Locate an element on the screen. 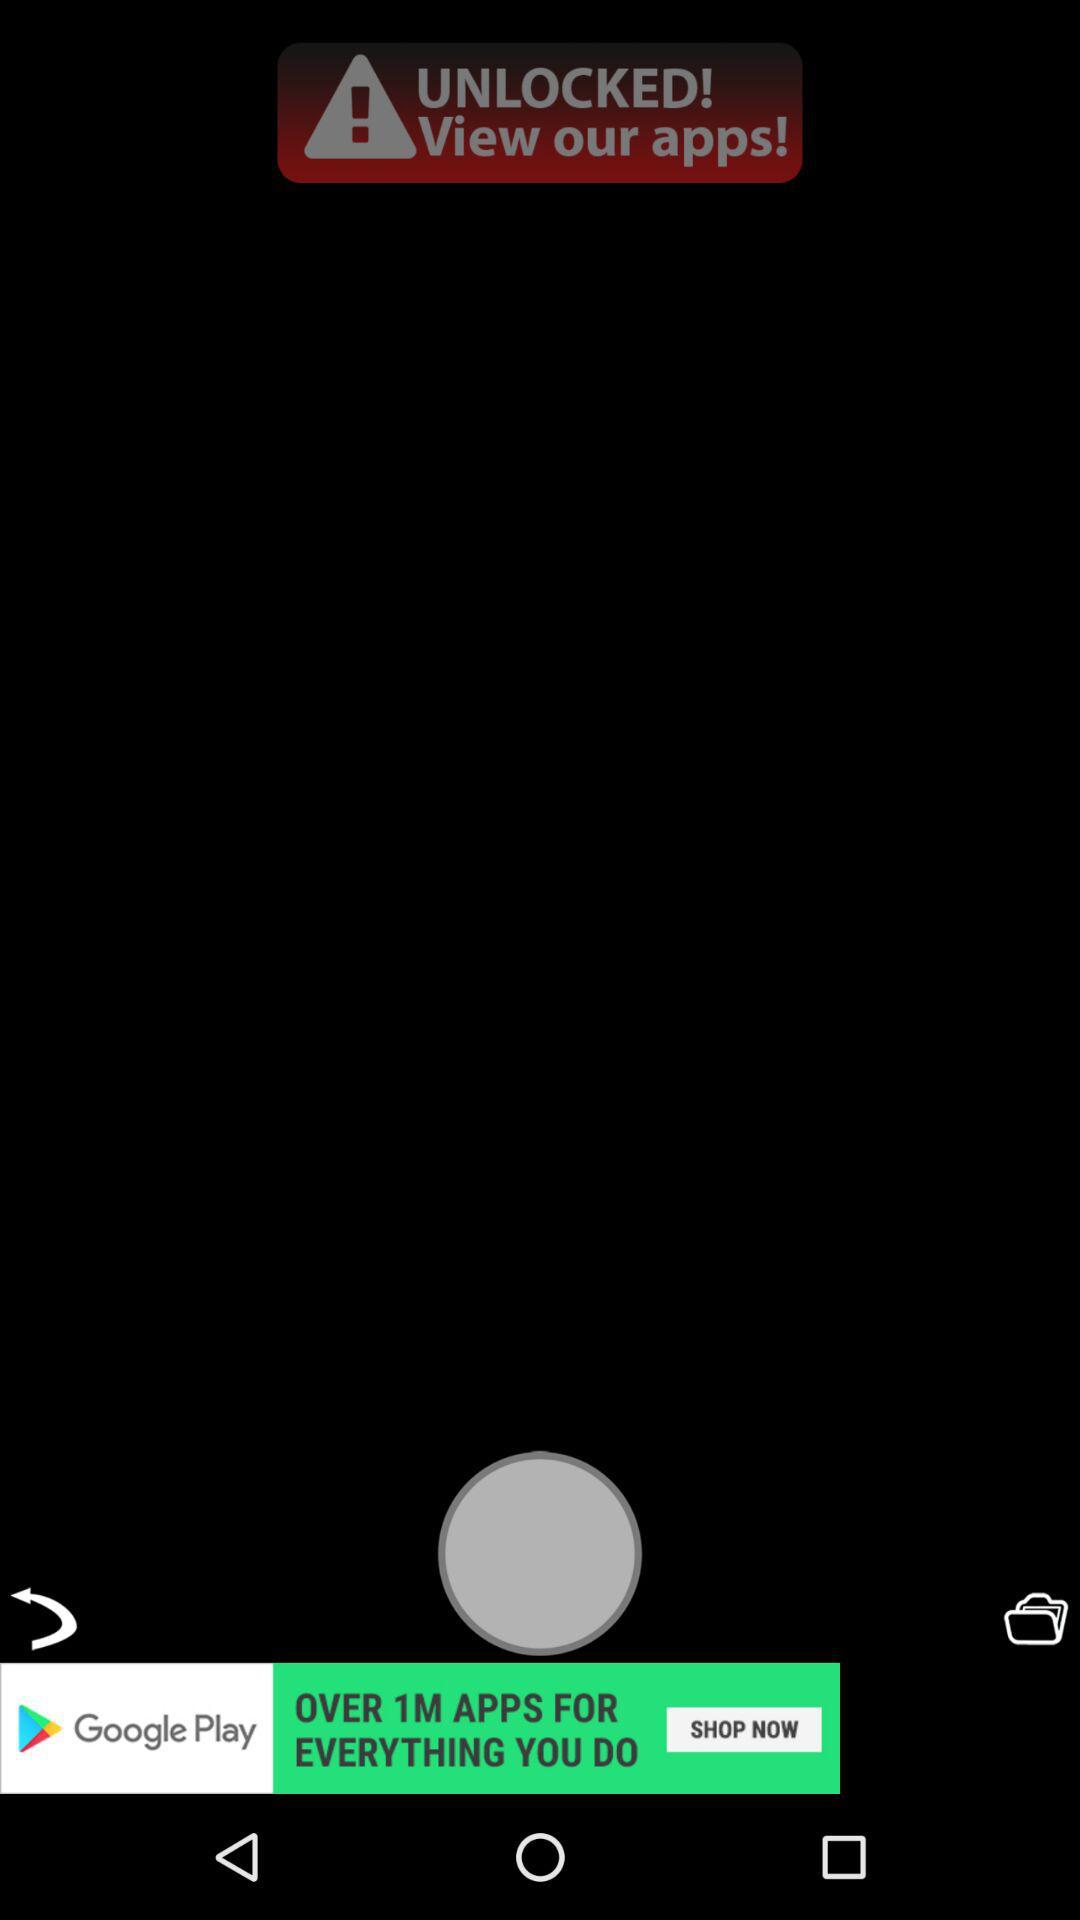 The width and height of the screenshot is (1080, 1920). camera capture button is located at coordinates (540, 1552).